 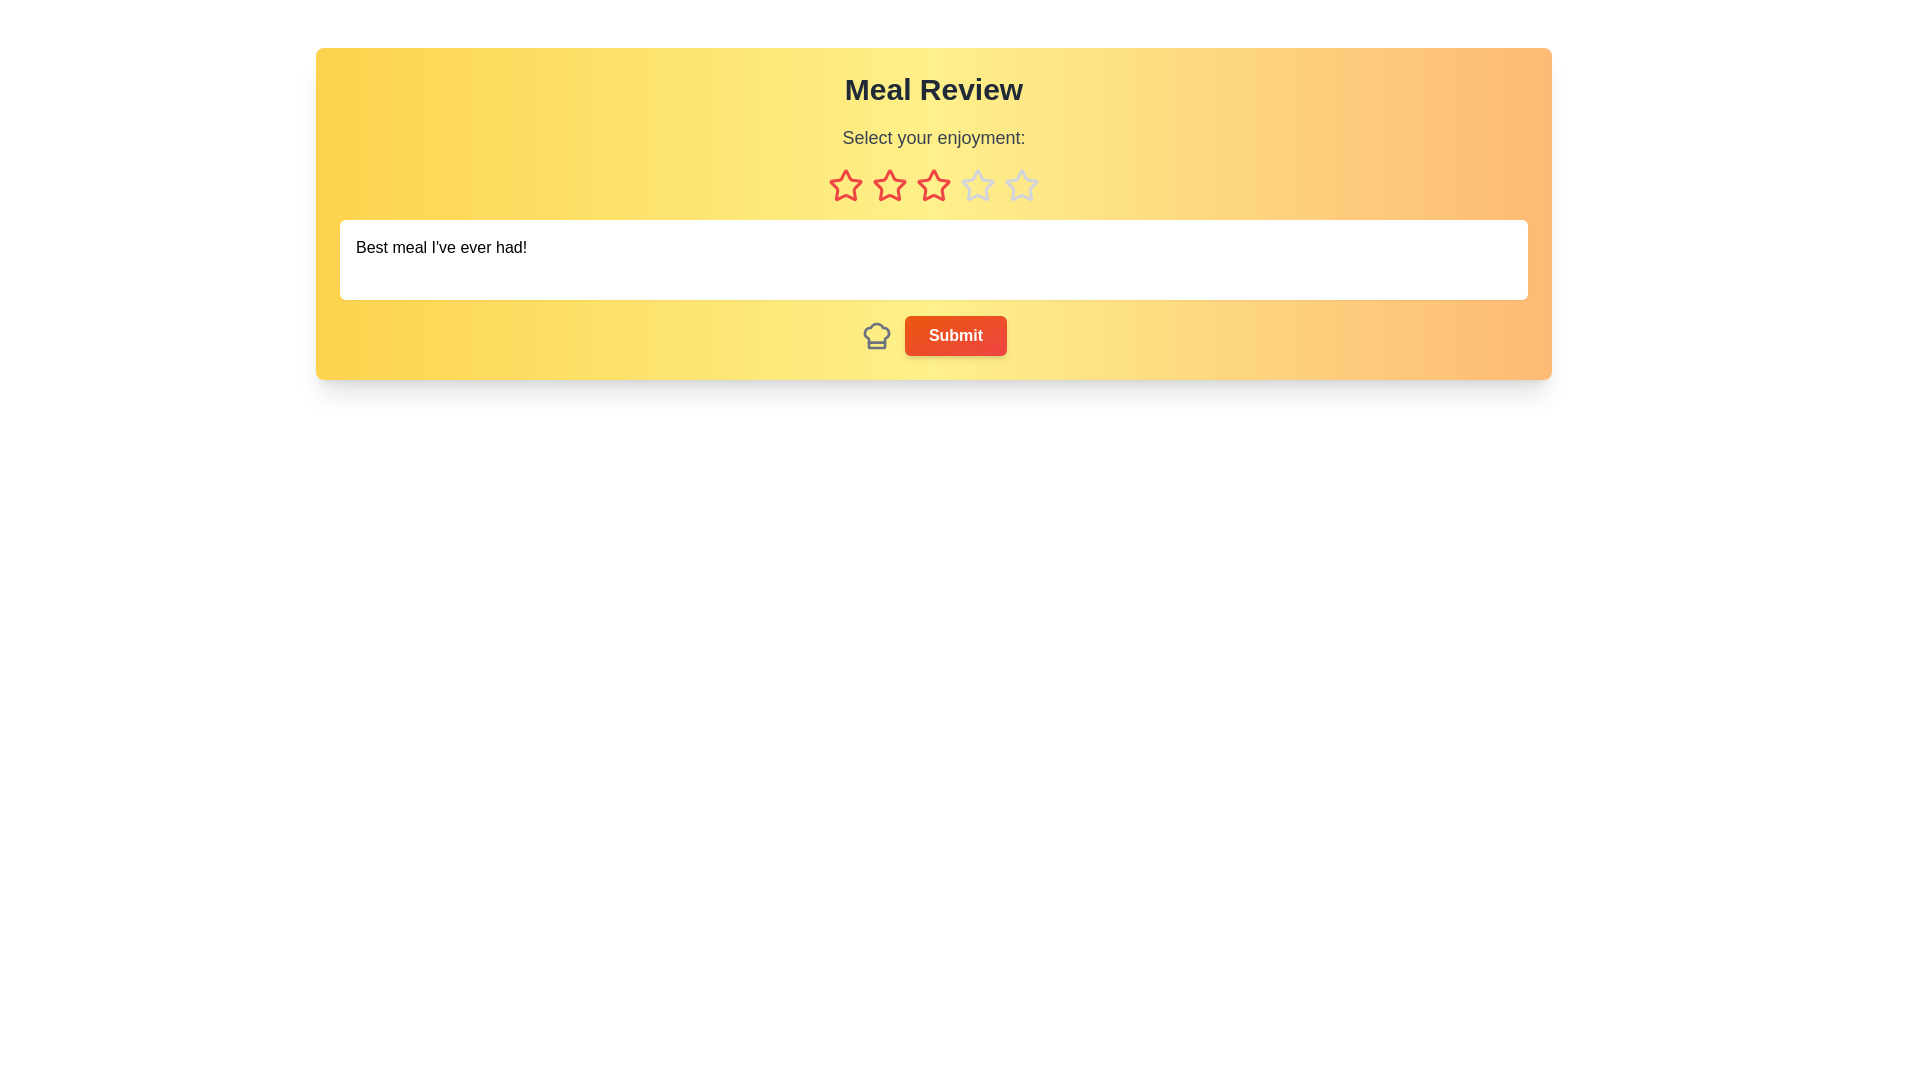 I want to click on the fourth star icon in the five-star rating system located below the text 'Select your enjoyment', so click(x=1022, y=185).